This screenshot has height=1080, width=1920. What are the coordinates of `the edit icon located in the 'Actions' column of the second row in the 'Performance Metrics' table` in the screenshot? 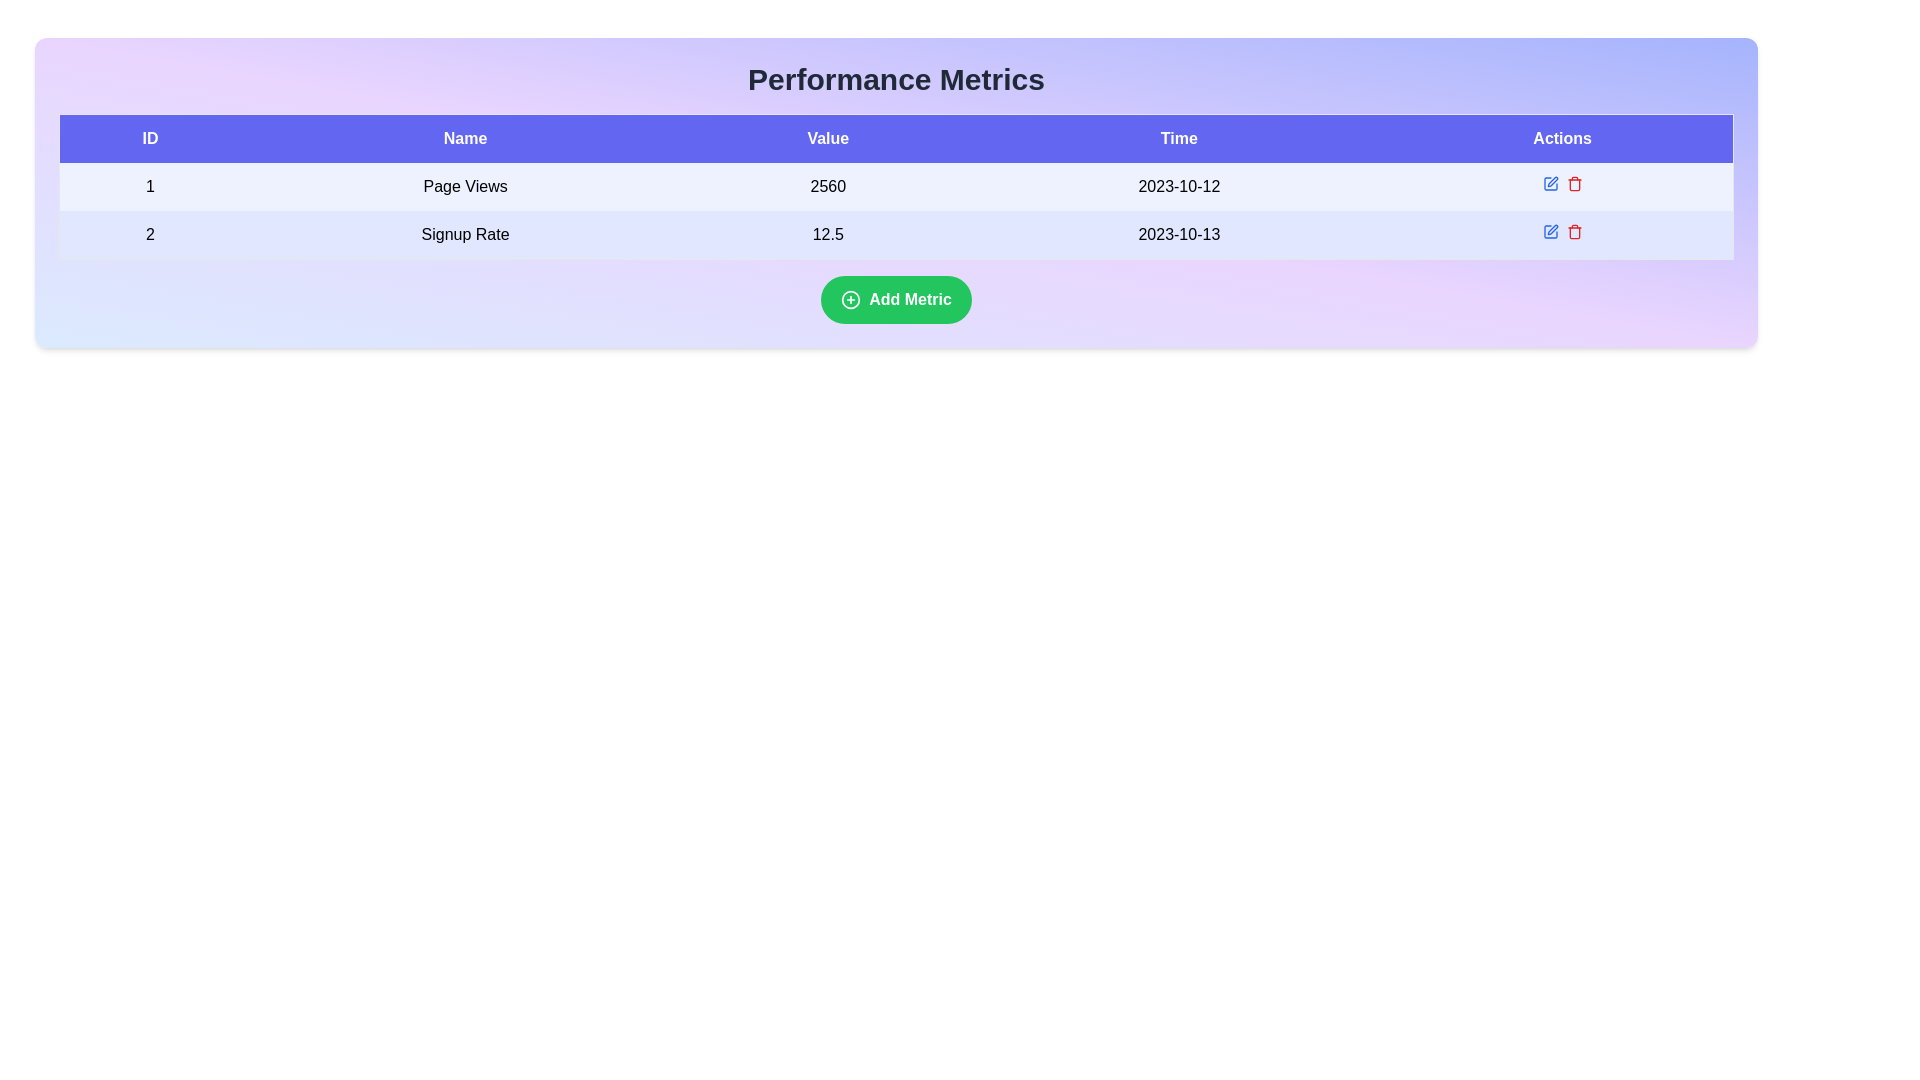 It's located at (1551, 229).